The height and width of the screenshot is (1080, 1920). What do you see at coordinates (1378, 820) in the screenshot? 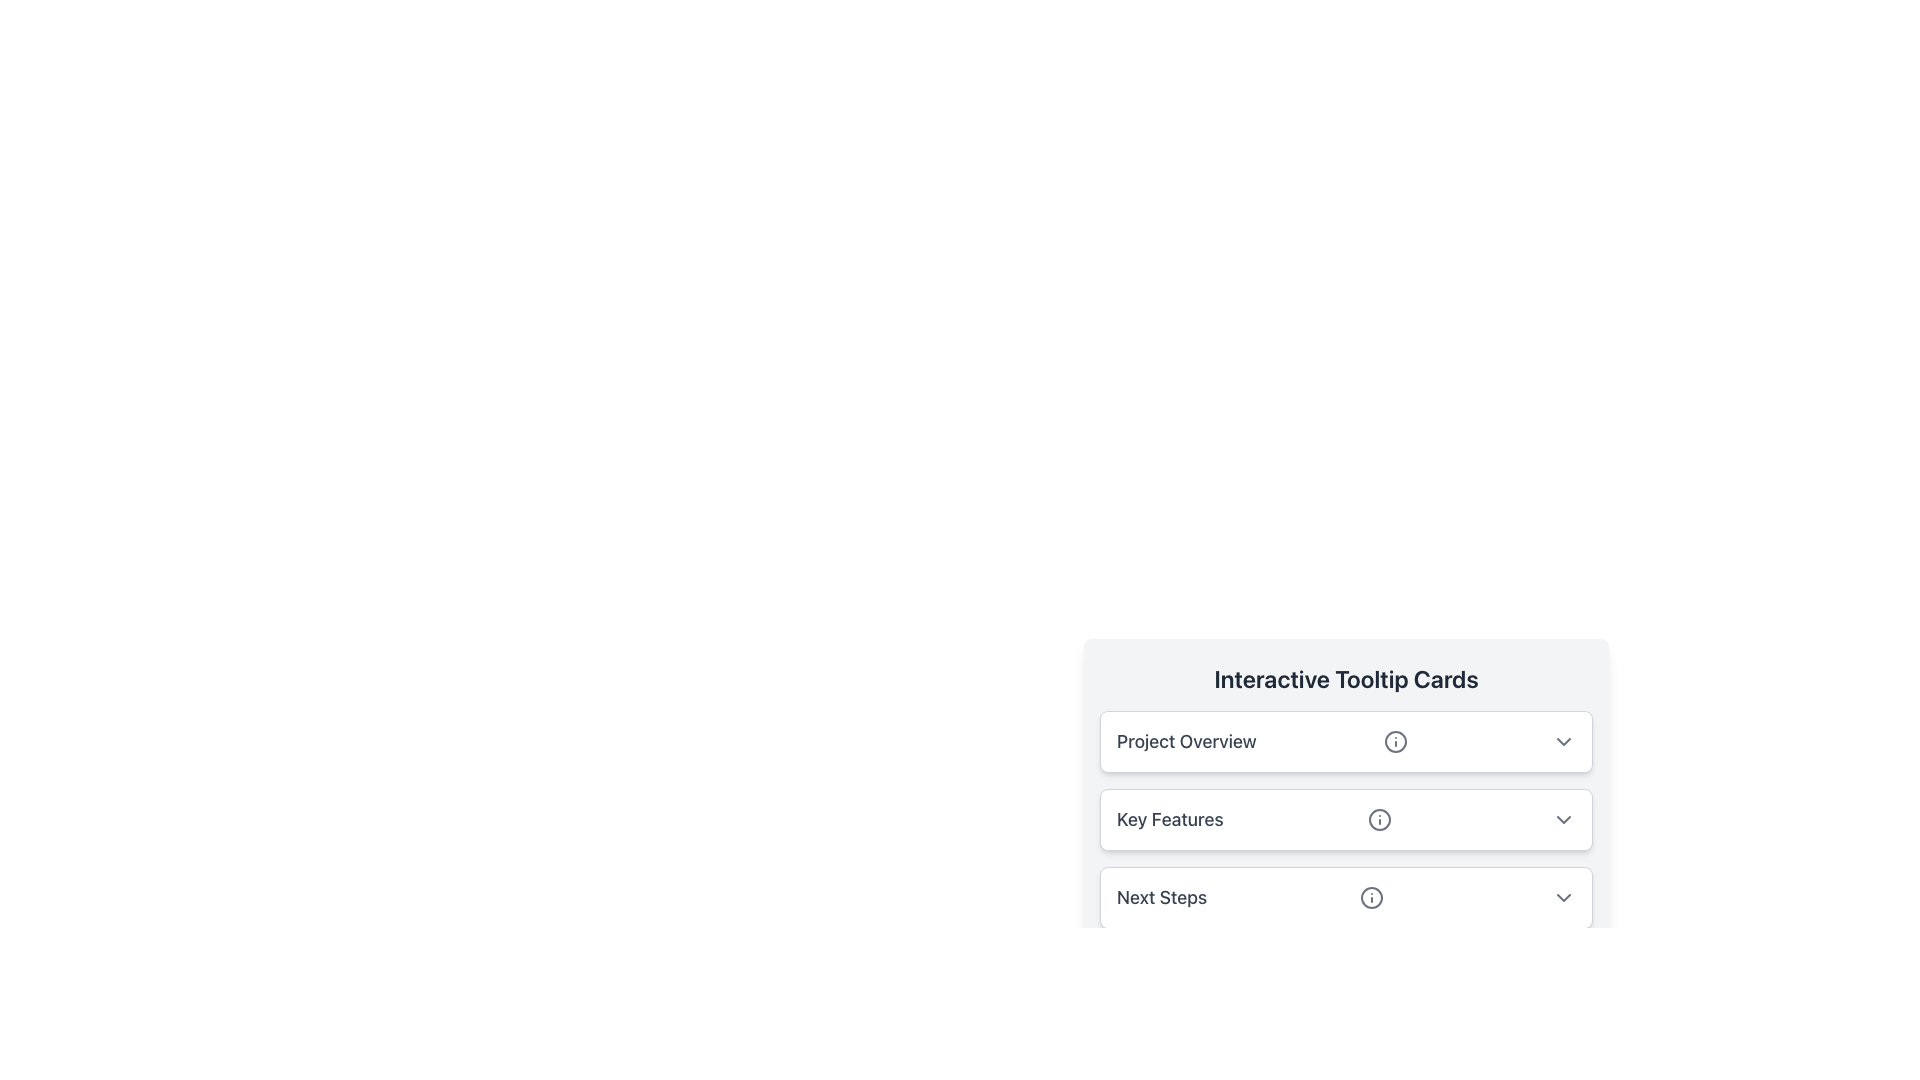
I see `the informational icon located to the right of the 'Key Features' label in the 'Interactive Tooltip Cards' section` at bounding box center [1378, 820].